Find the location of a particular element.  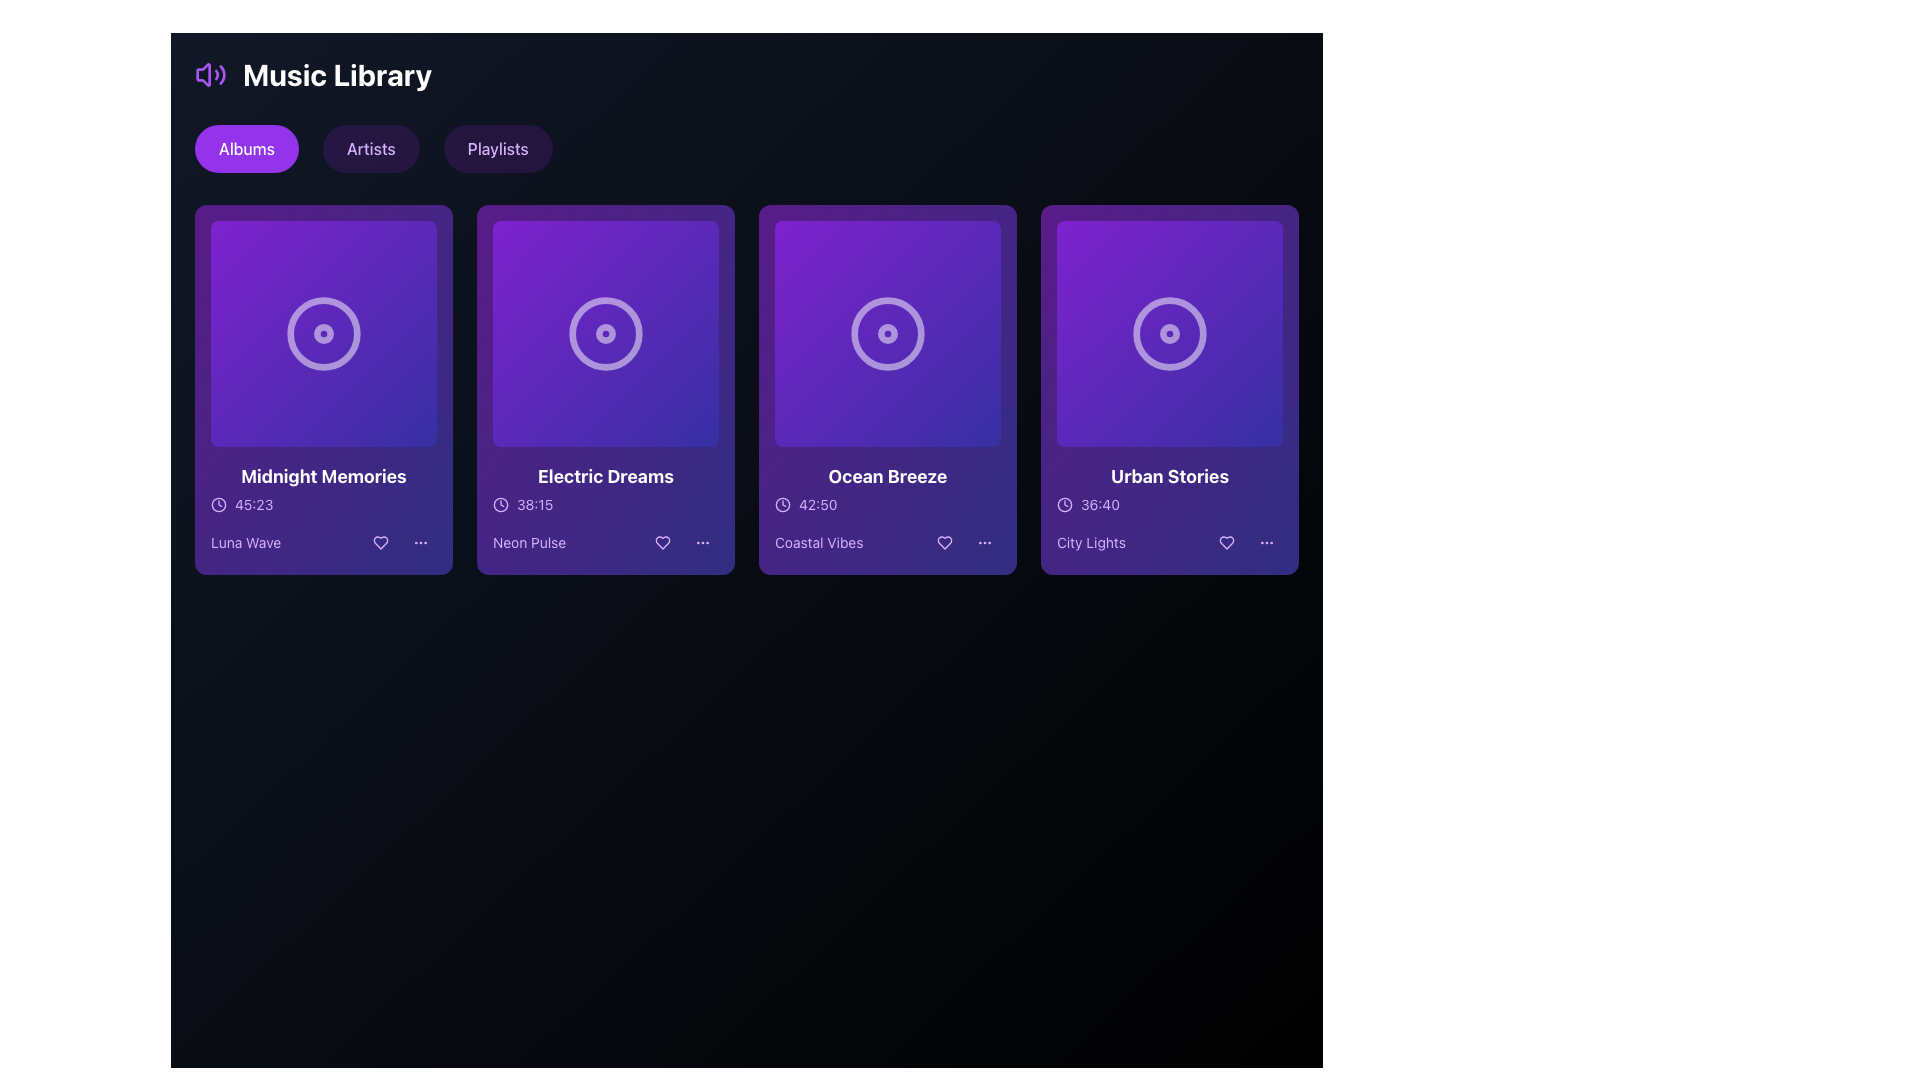

the time icon located in the 'Ocean Breeze' music collection card, which precedes the time text '42:50' is located at coordinates (781, 504).